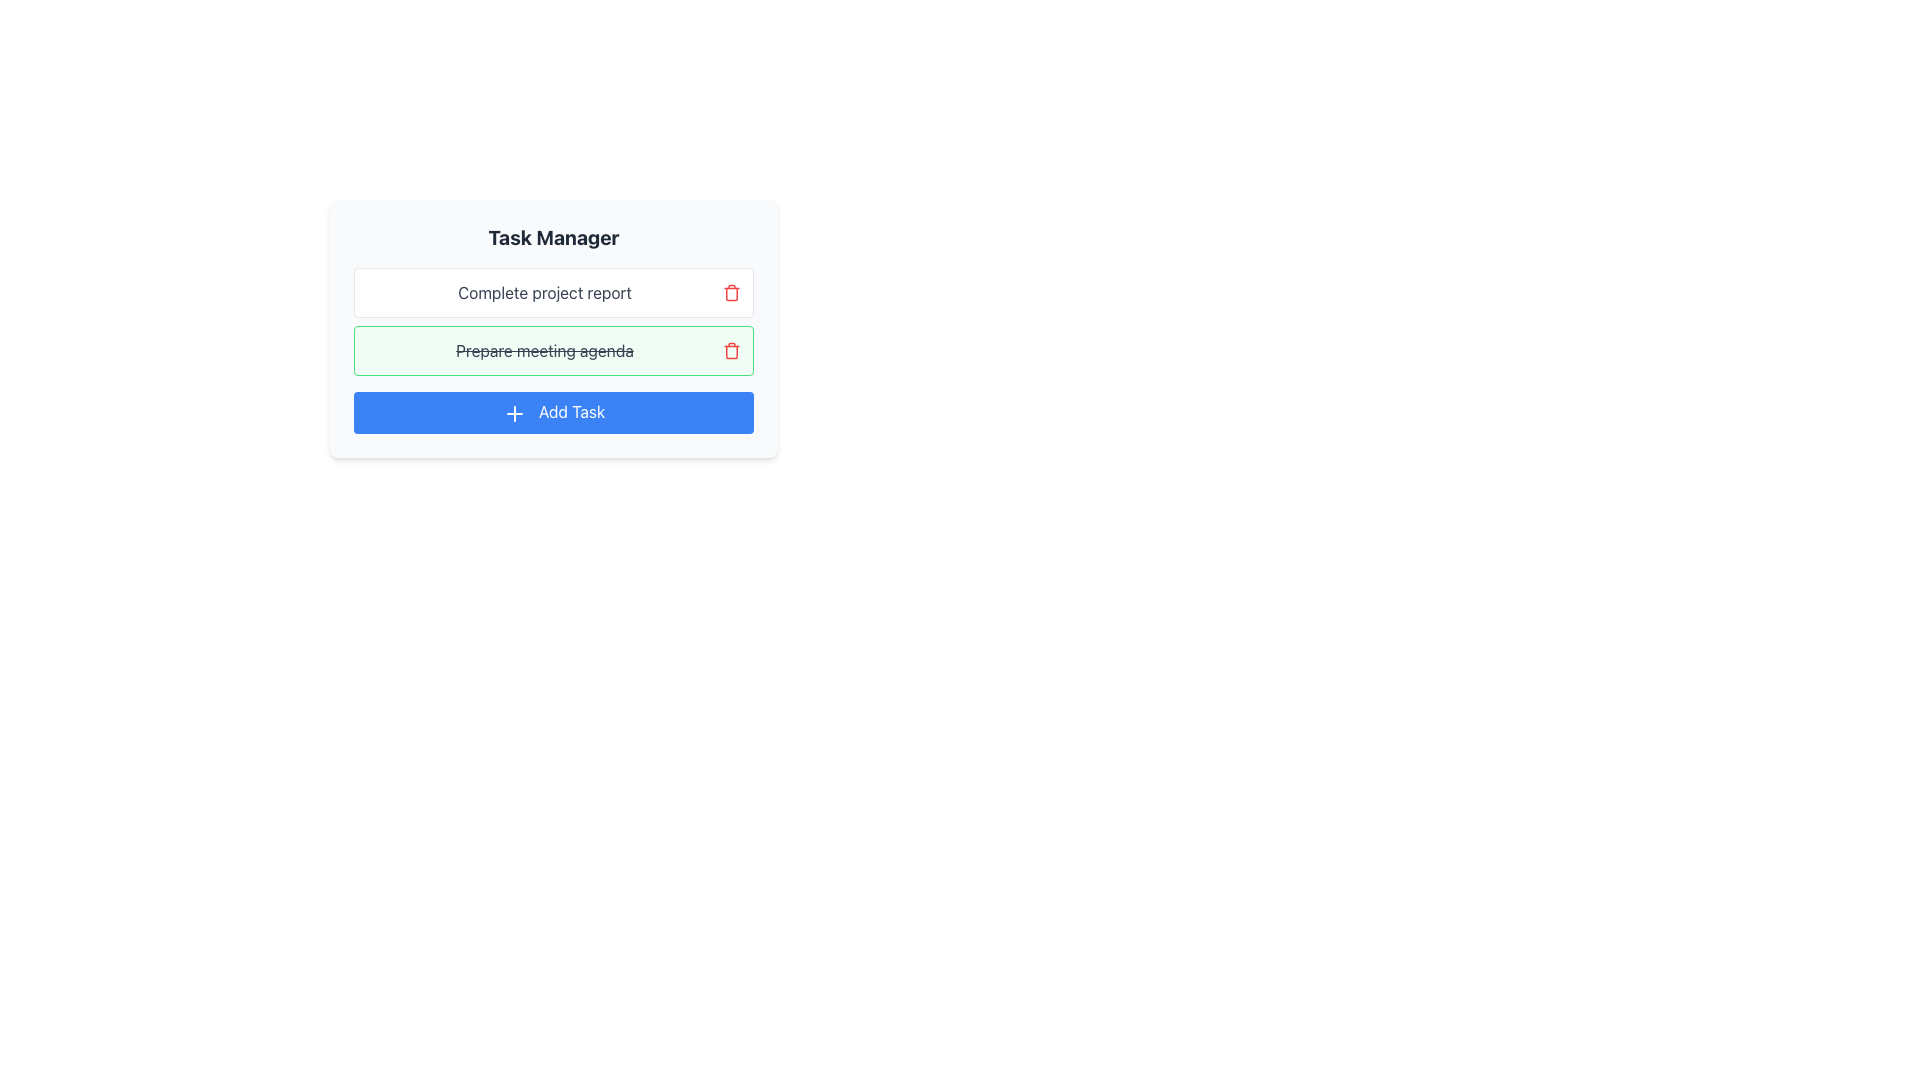 The height and width of the screenshot is (1080, 1920). Describe the element at coordinates (553, 350) in the screenshot. I see `task title of the completed task item located in the 'Task Manager' section, which is the second item in the vertical list of tasks` at that location.